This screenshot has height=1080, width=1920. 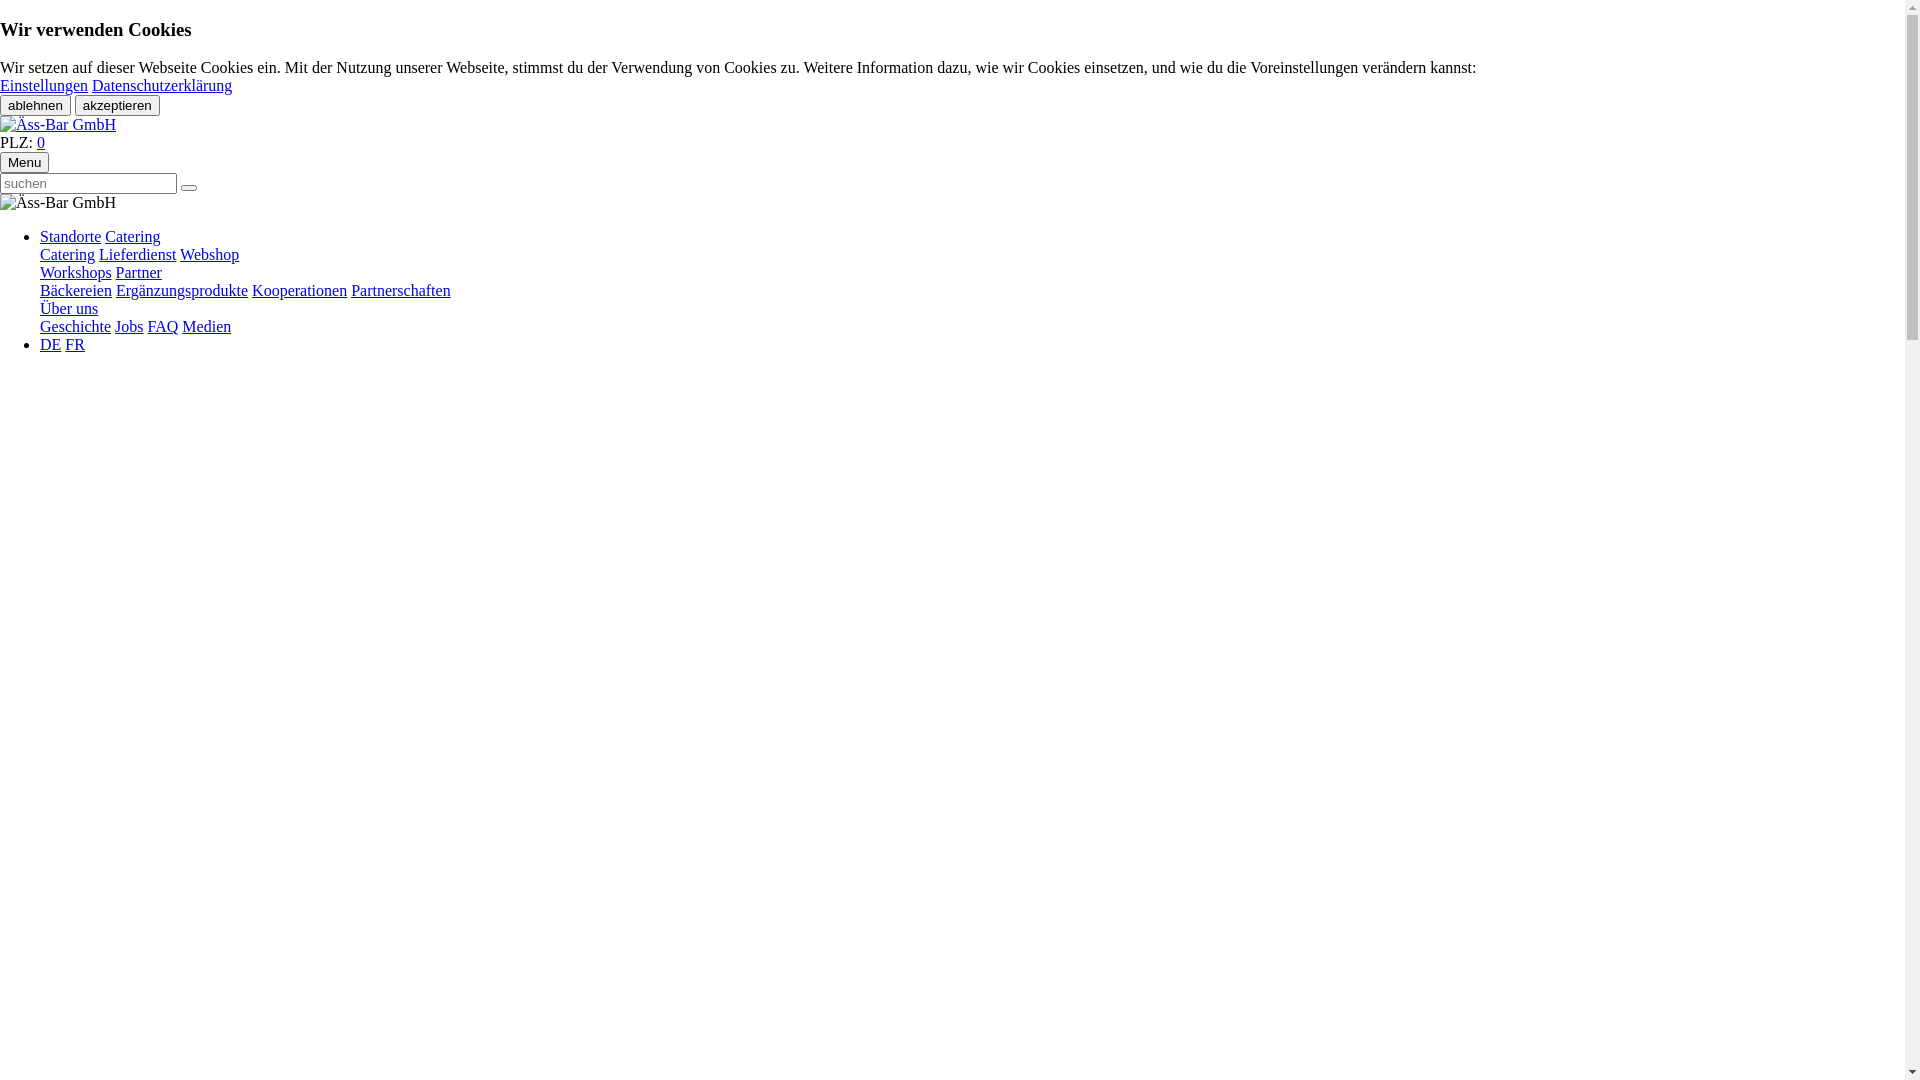 What do you see at coordinates (75, 325) in the screenshot?
I see `'Geschichte'` at bounding box center [75, 325].